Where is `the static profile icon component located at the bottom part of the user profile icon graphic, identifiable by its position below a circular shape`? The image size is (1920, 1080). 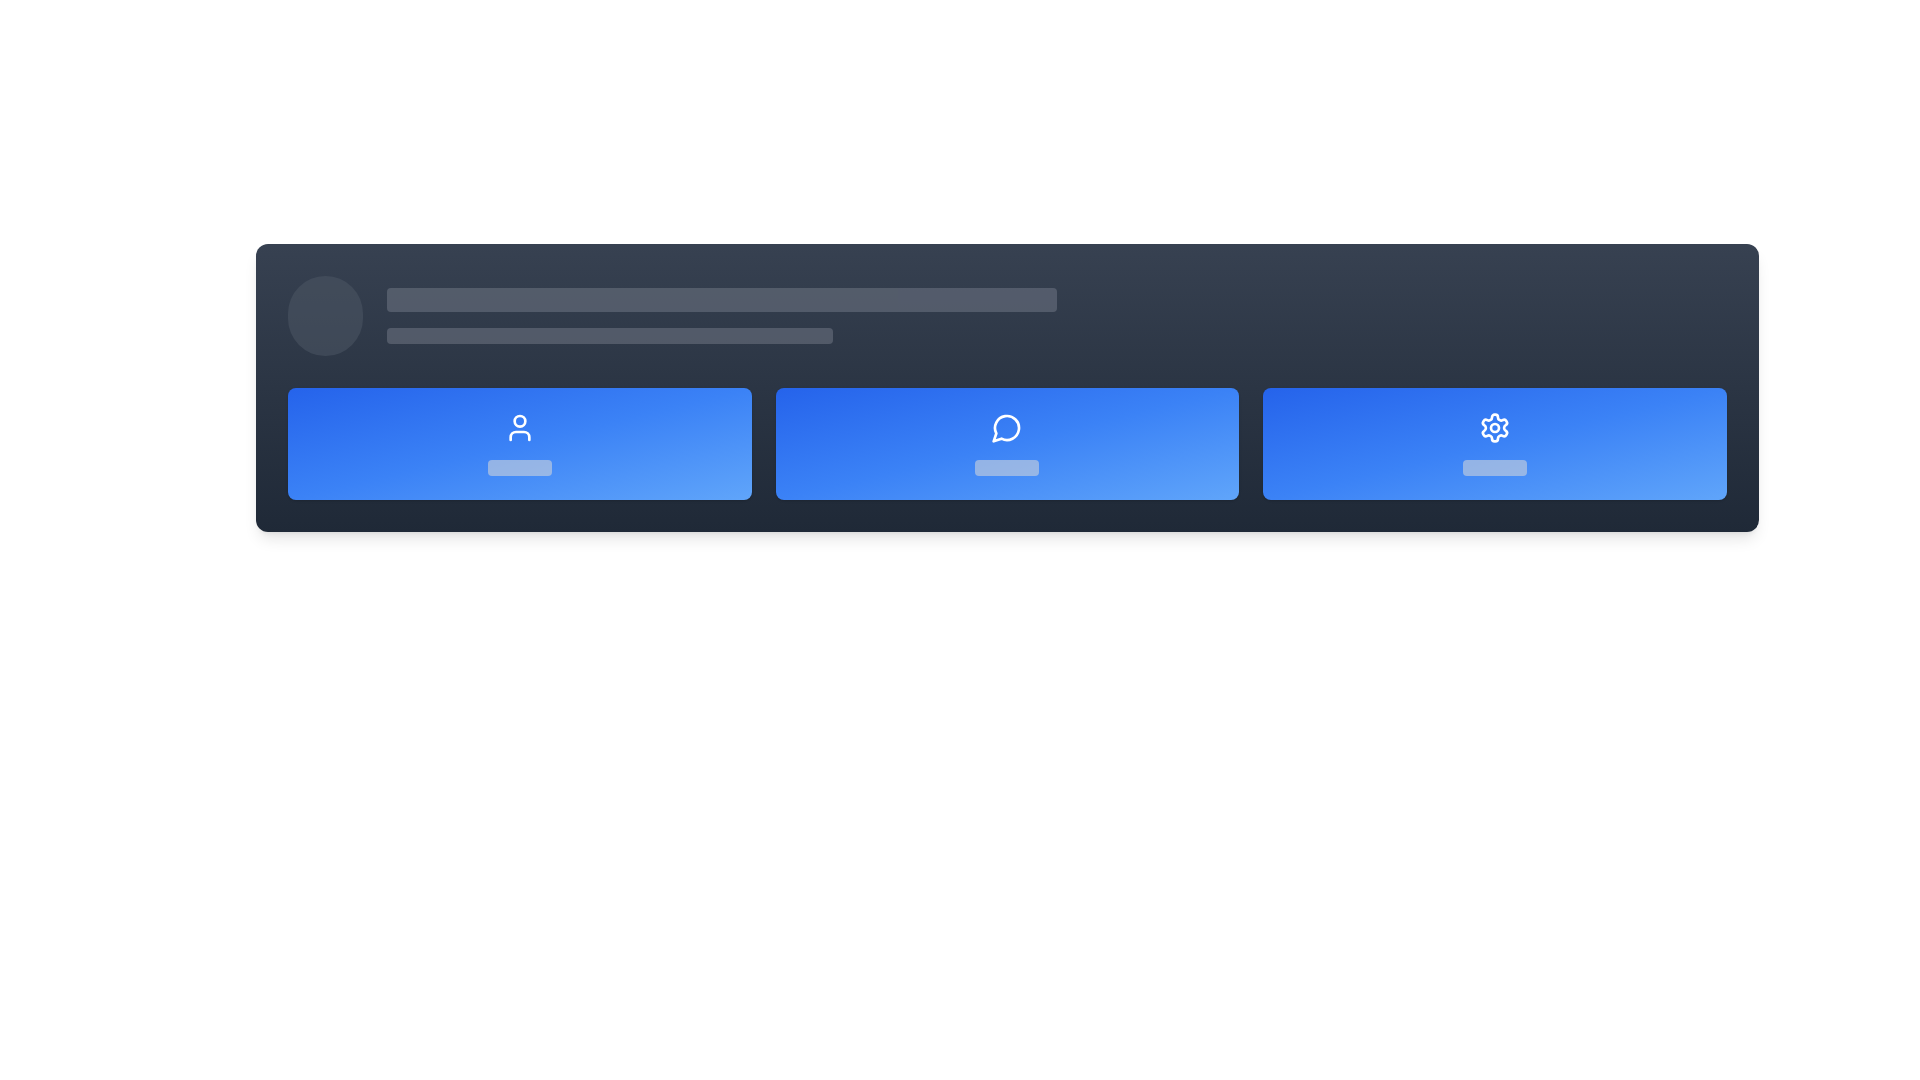
the static profile icon component located at the bottom part of the user profile icon graphic, identifiable by its position below a circular shape is located at coordinates (519, 434).